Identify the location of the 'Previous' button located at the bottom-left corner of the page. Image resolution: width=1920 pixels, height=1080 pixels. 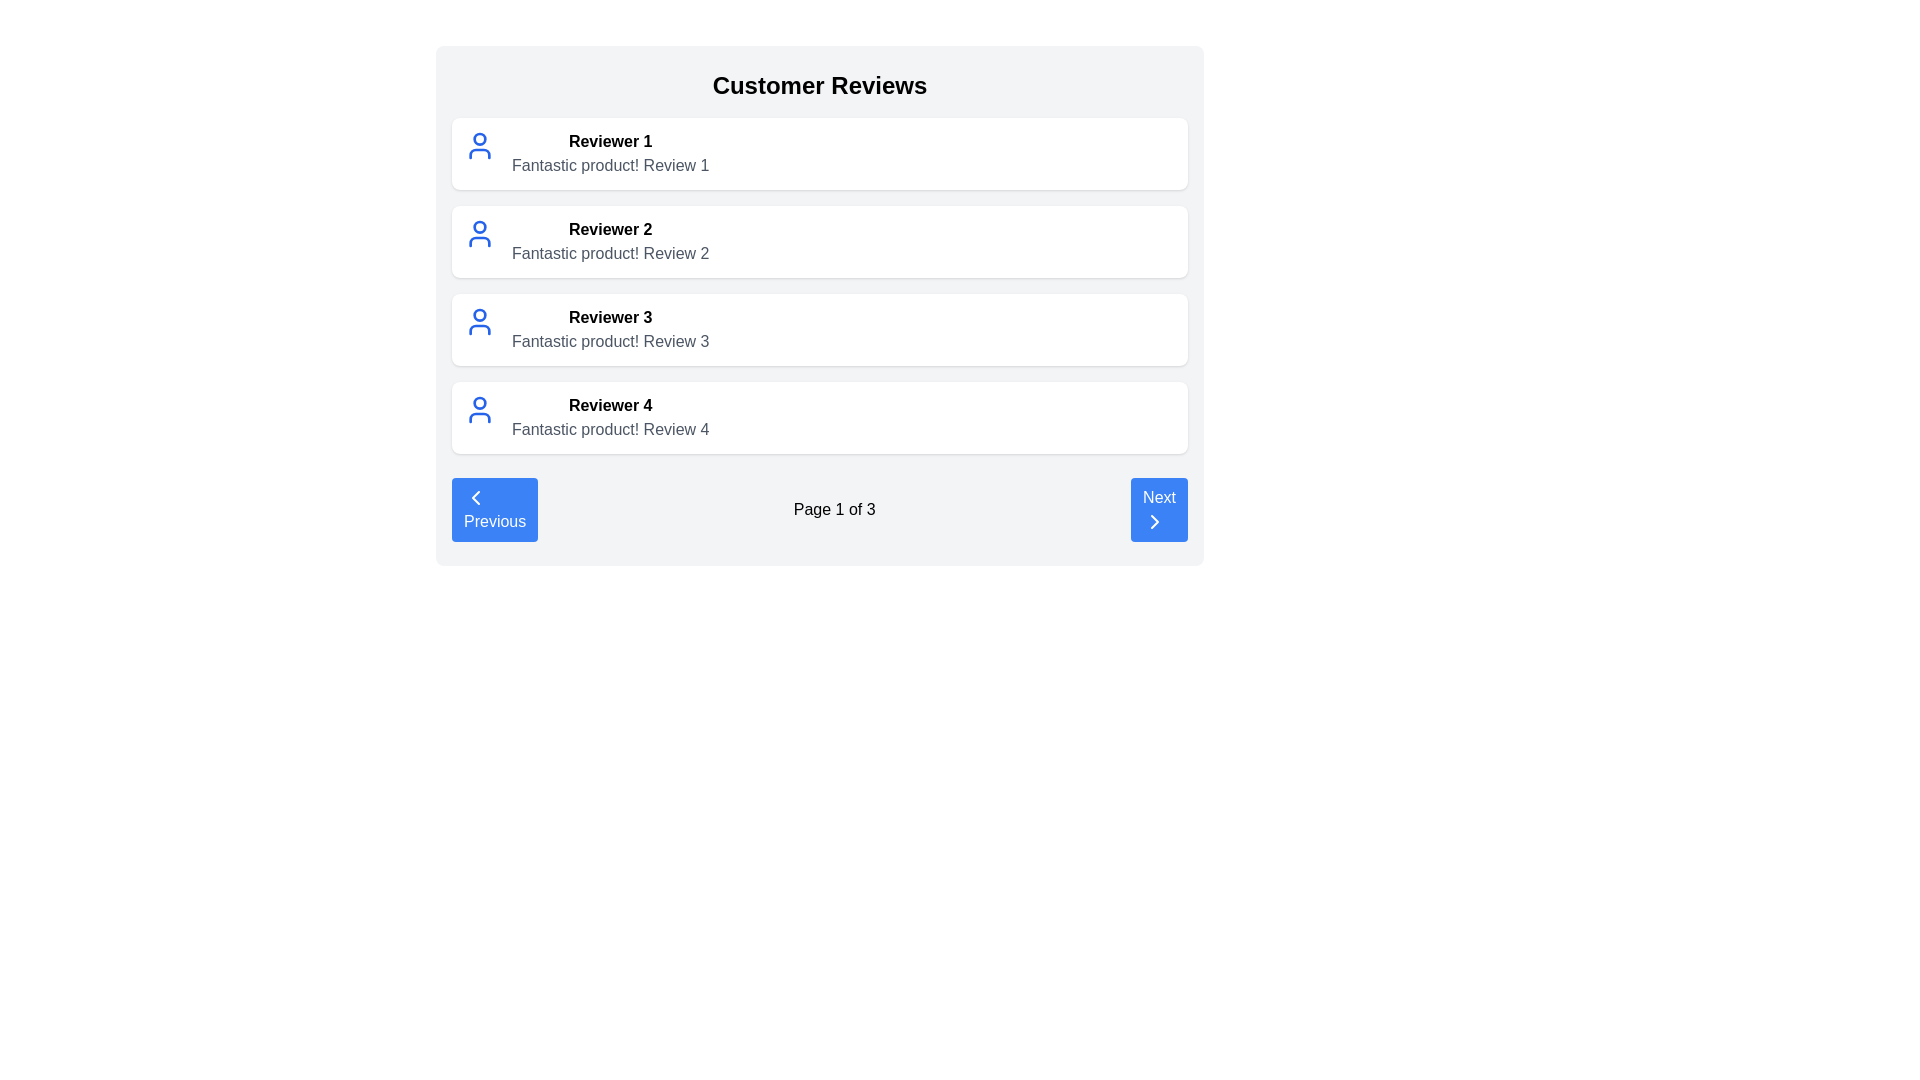
(495, 508).